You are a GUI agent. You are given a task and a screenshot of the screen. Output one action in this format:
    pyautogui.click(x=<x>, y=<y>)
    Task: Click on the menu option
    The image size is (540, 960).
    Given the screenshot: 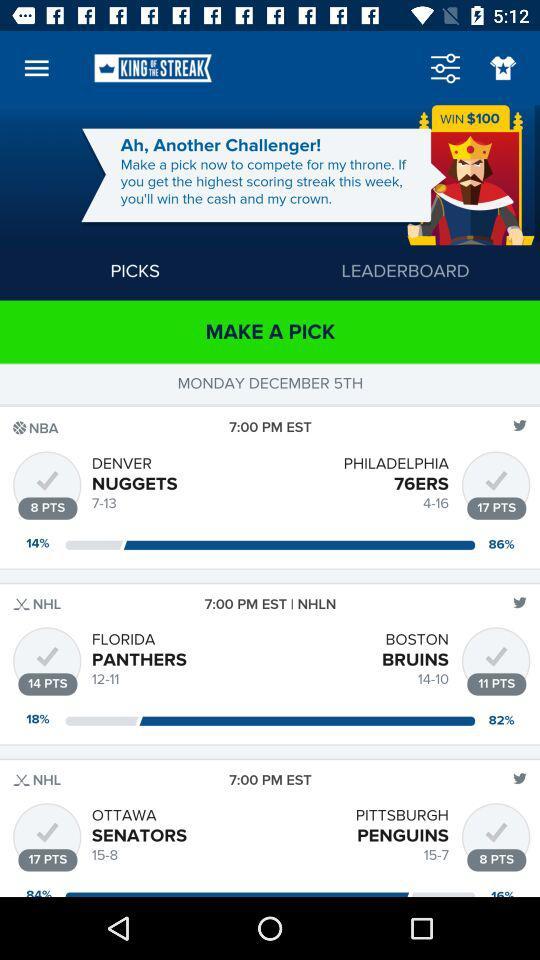 What is the action you would take?
    pyautogui.click(x=445, y=68)
    